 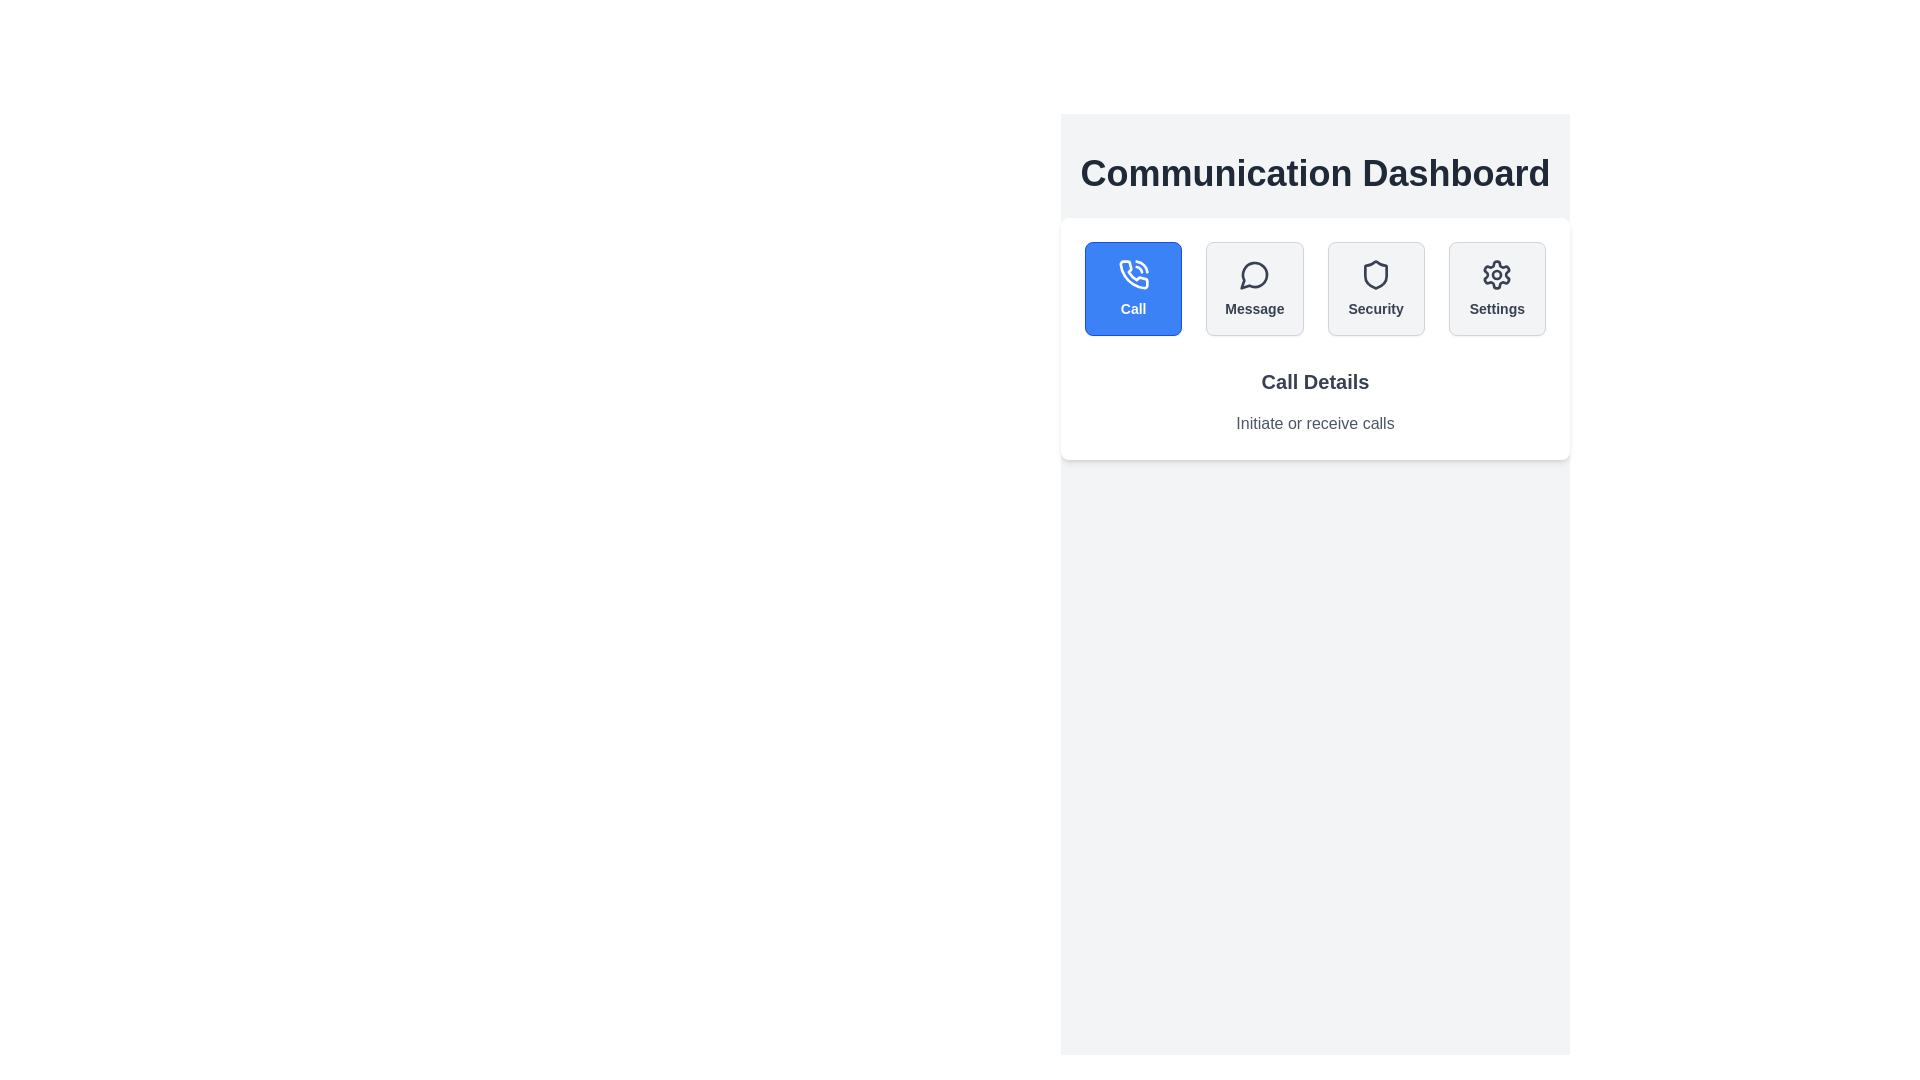 What do you see at coordinates (1315, 381) in the screenshot?
I see `the static text label displaying 'Call Details', which is prominently positioned beneath the 'Call' button and above the text 'Initiate or receive calls'` at bounding box center [1315, 381].